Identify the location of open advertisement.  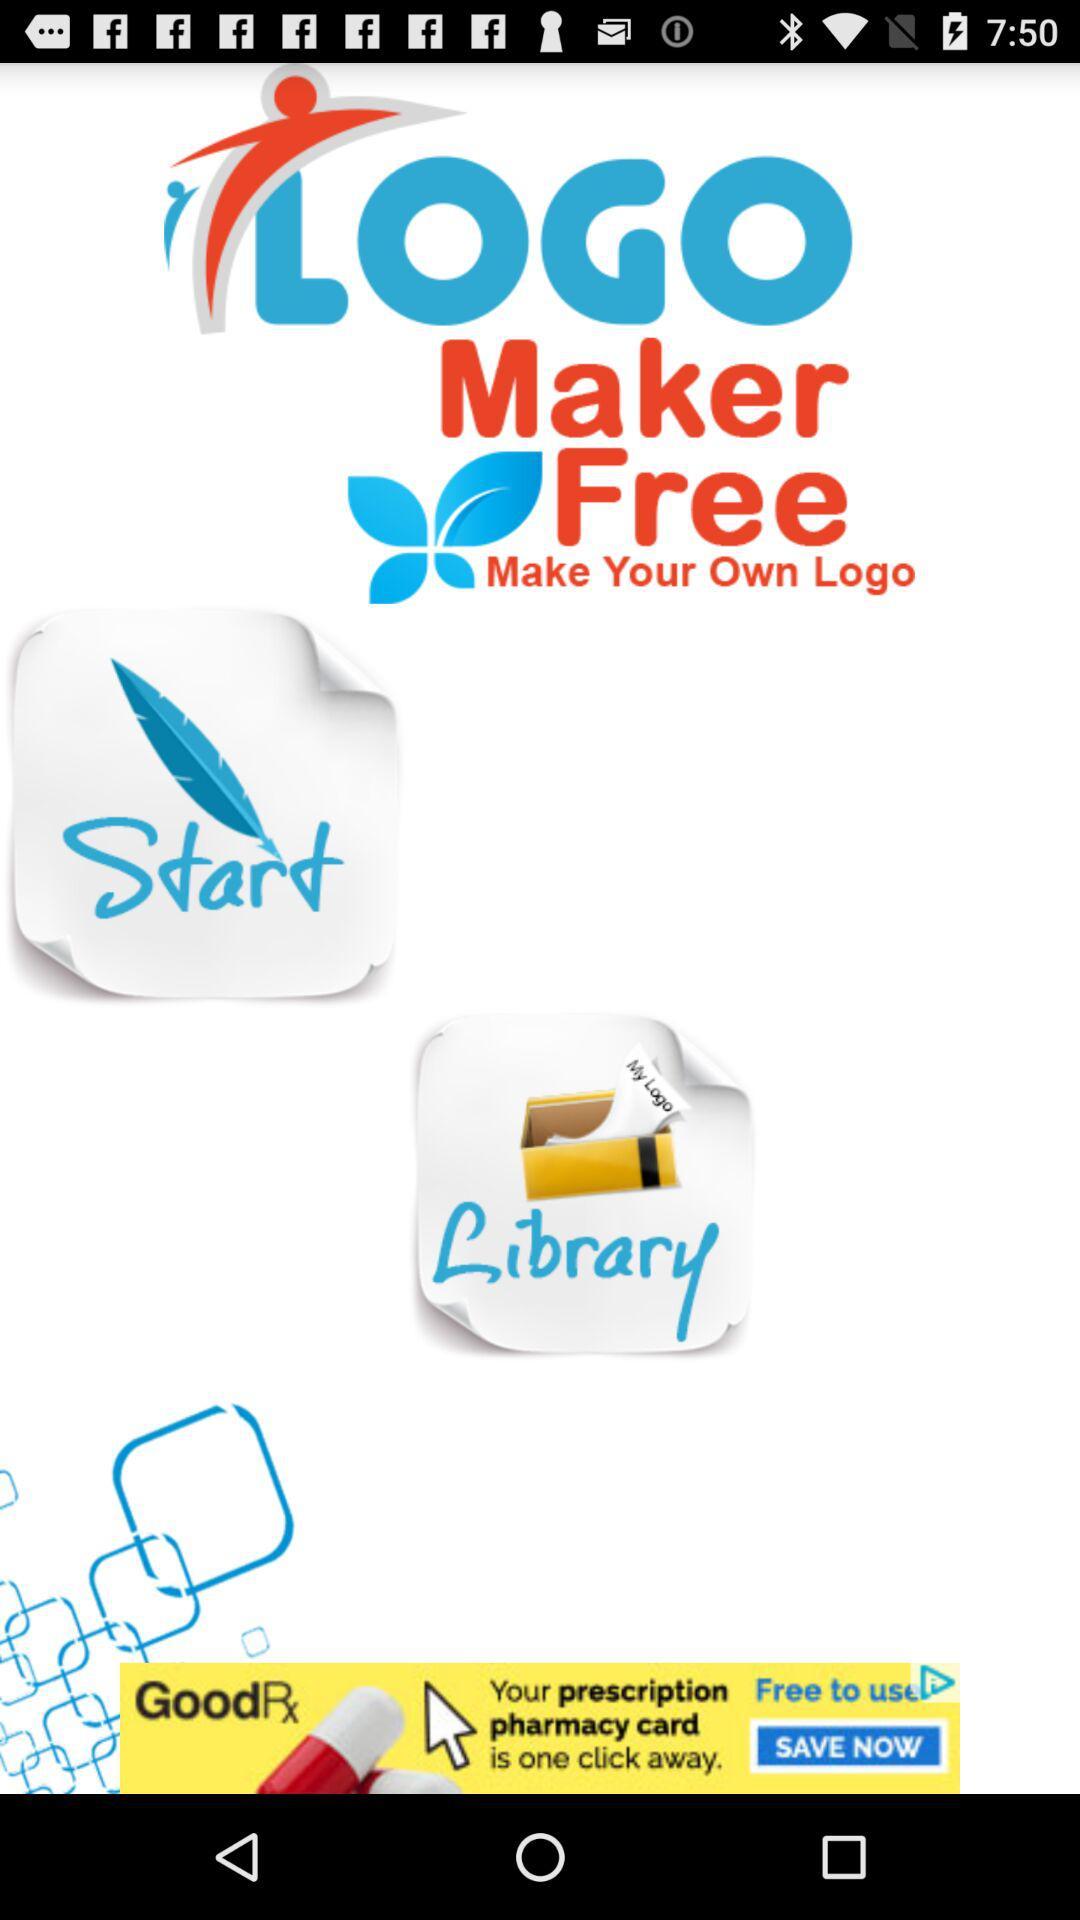
(540, 1727).